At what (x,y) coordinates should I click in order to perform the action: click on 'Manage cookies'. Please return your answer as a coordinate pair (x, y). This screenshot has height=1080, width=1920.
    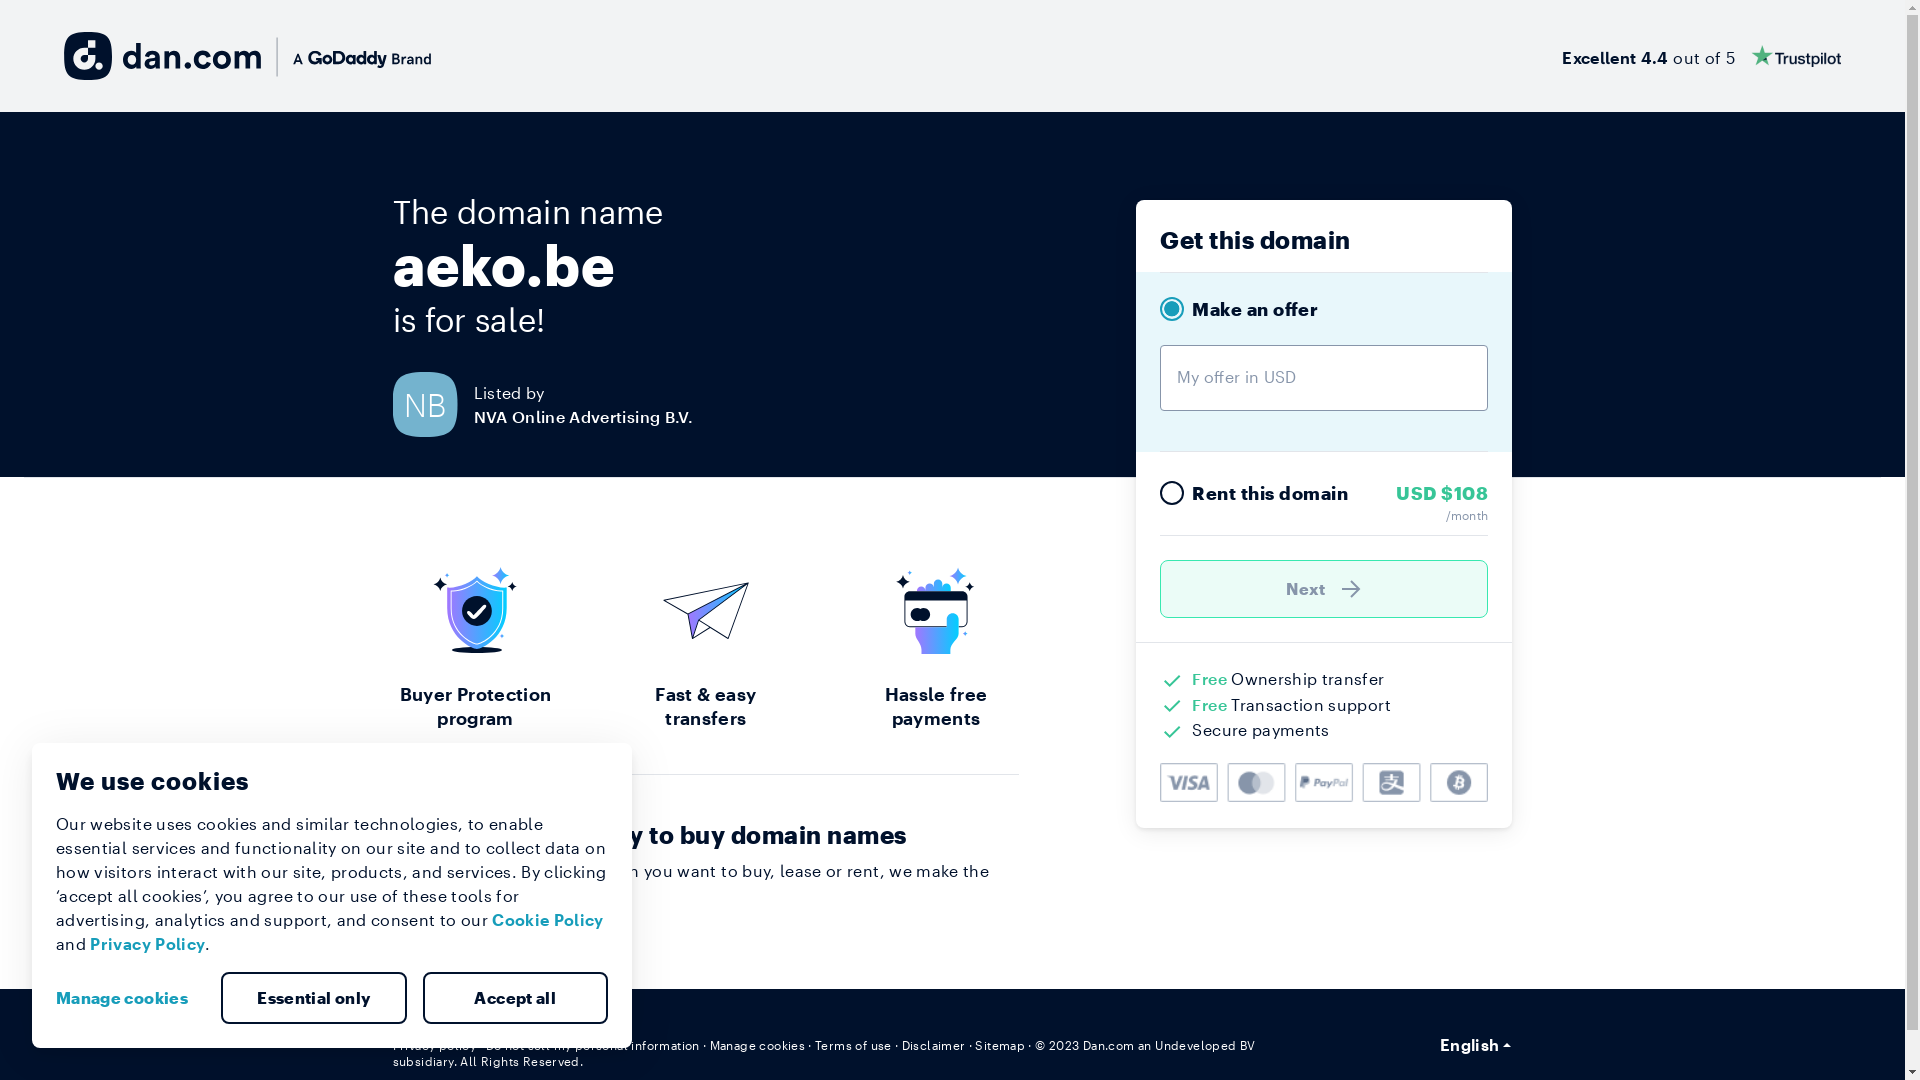
    Looking at the image, I should click on (757, 1044).